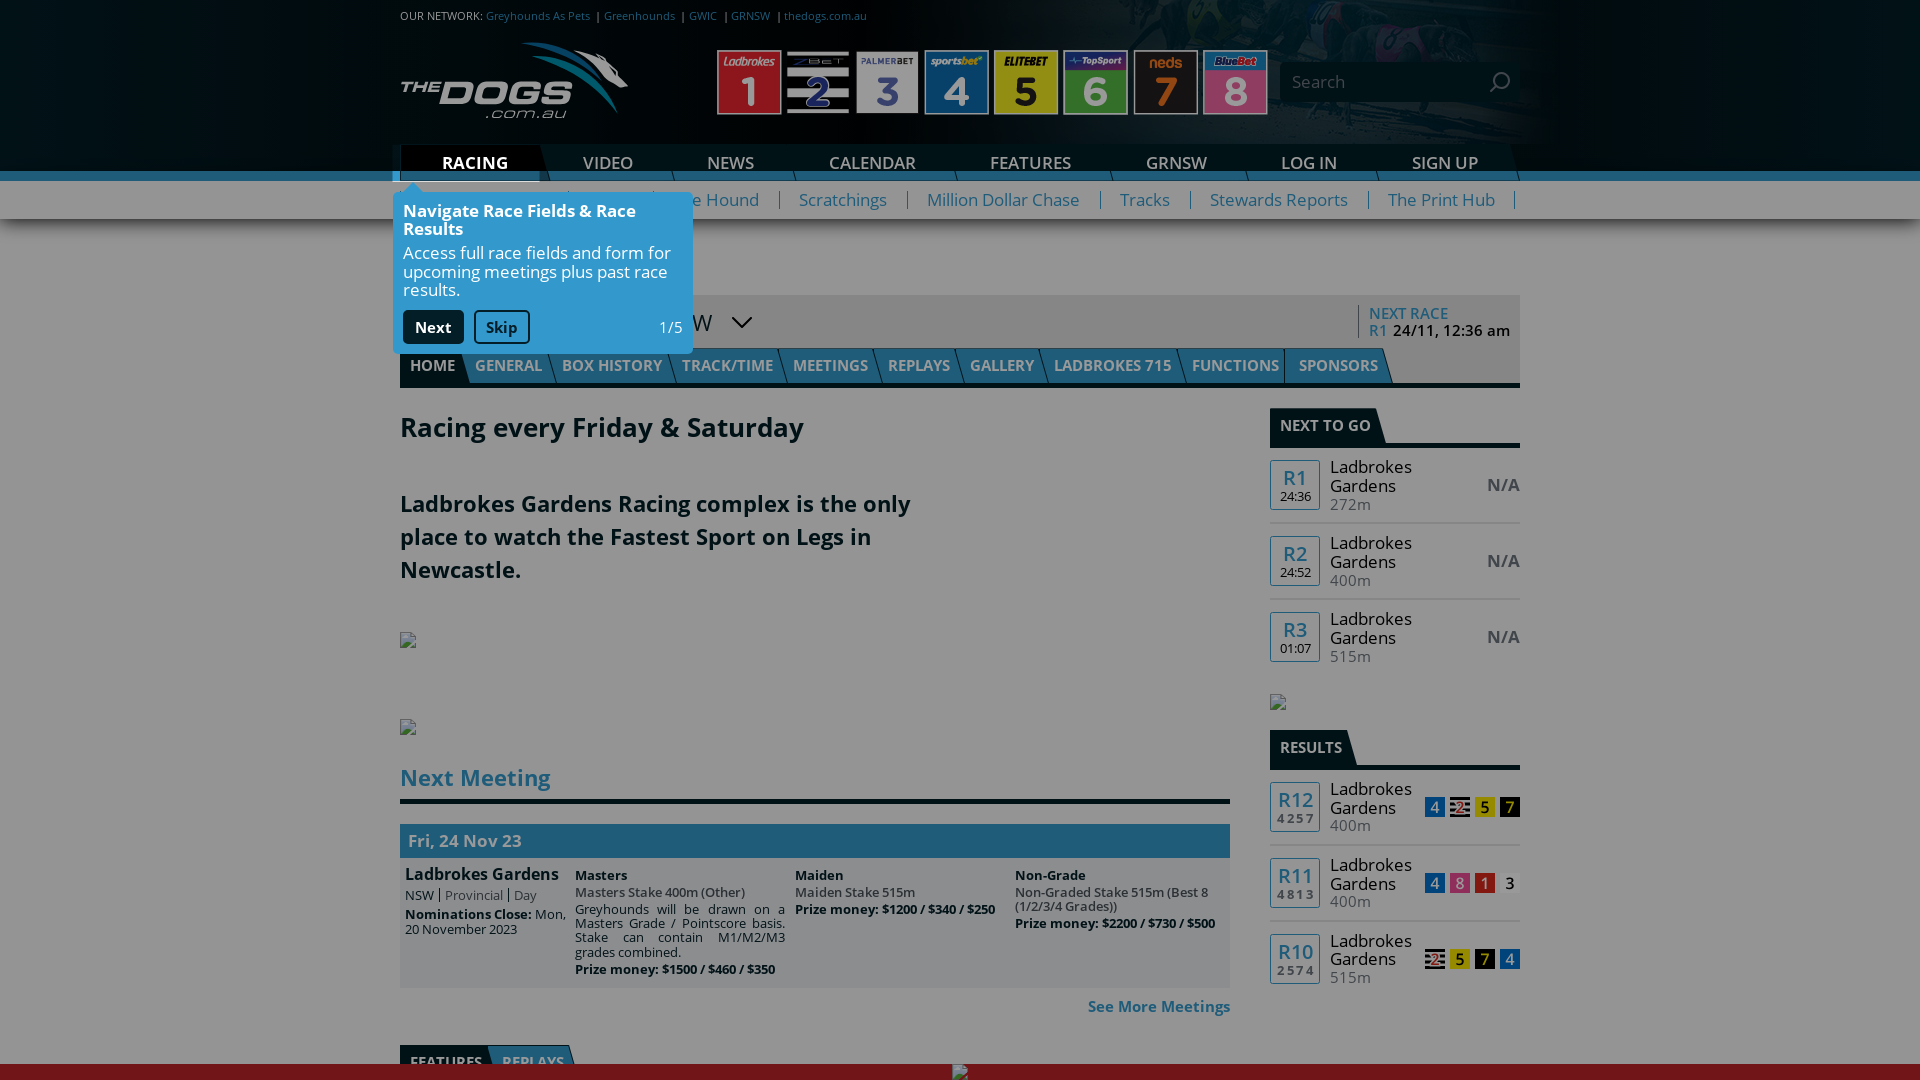  I want to click on 'HOME', so click(399, 365).